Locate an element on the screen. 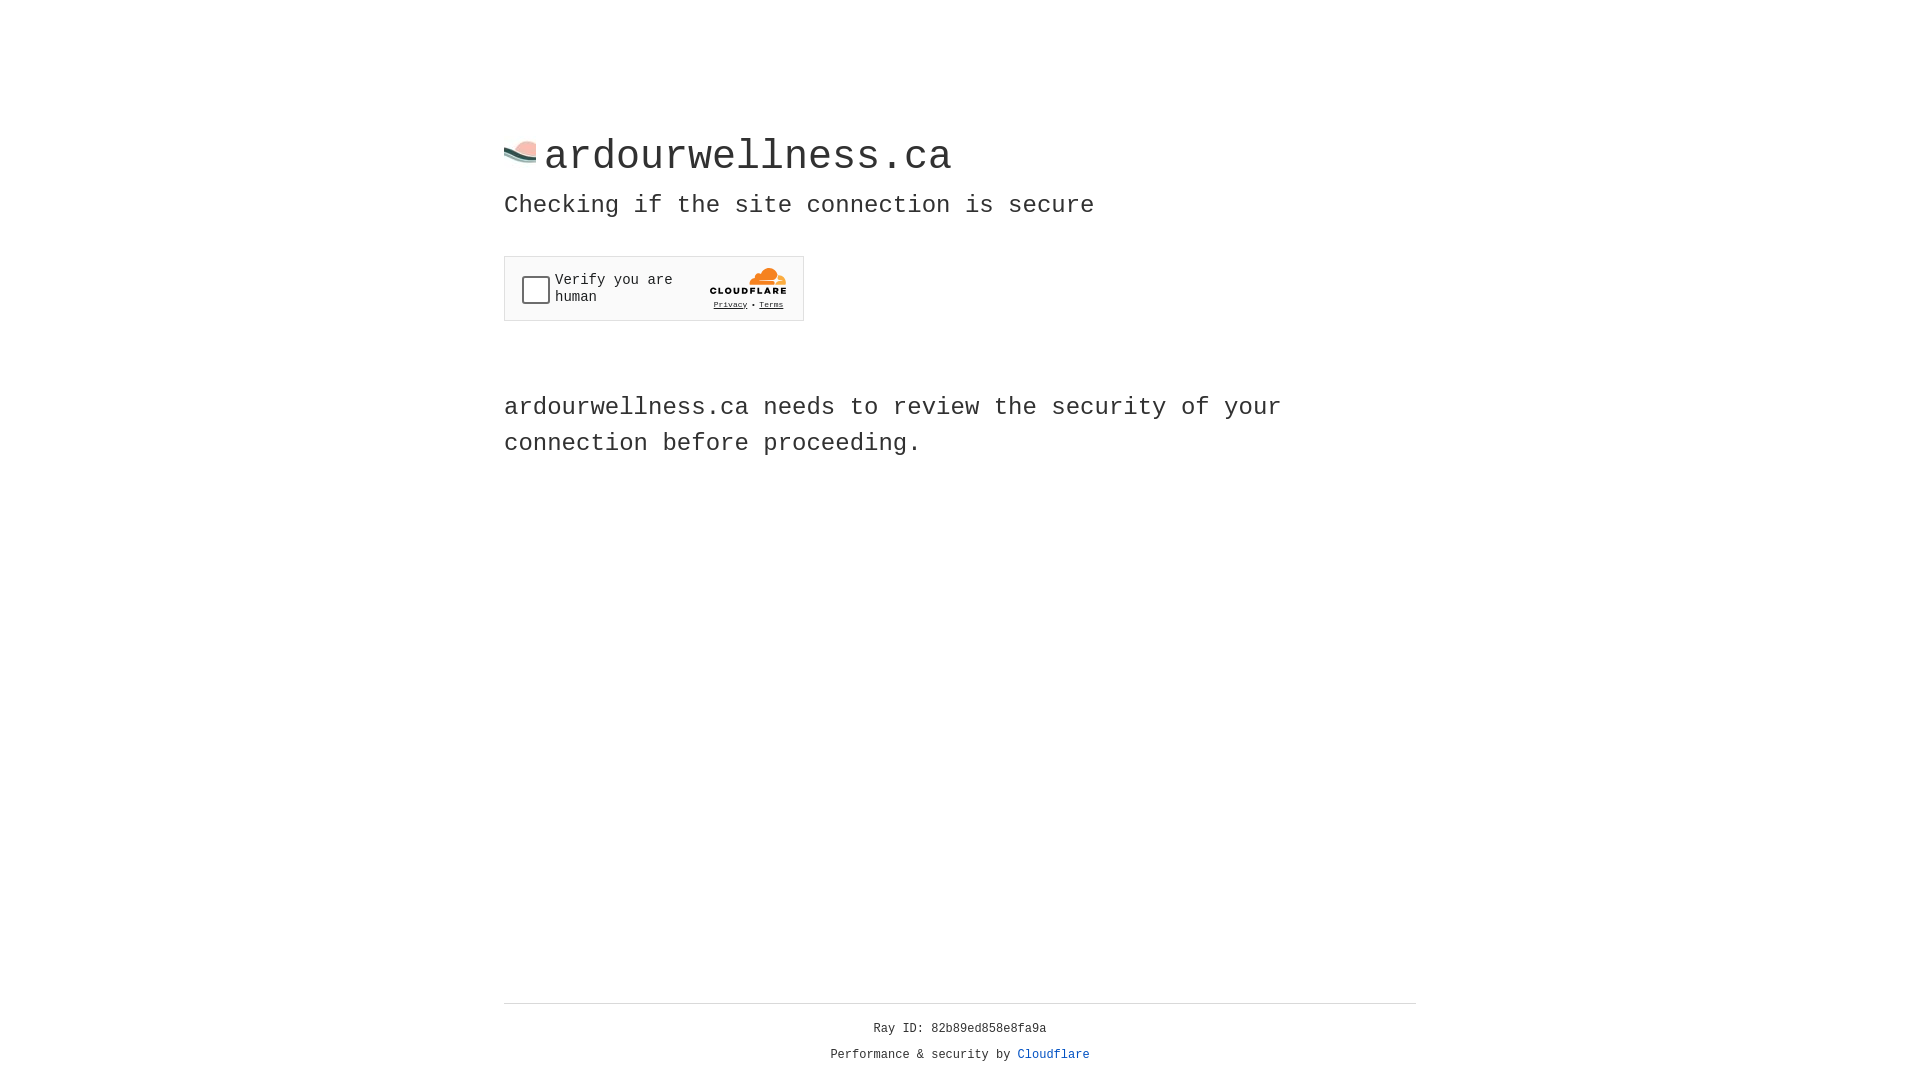 The width and height of the screenshot is (1920, 1080). 'Widget containing a Cloudflare security challenge' is located at coordinates (653, 288).